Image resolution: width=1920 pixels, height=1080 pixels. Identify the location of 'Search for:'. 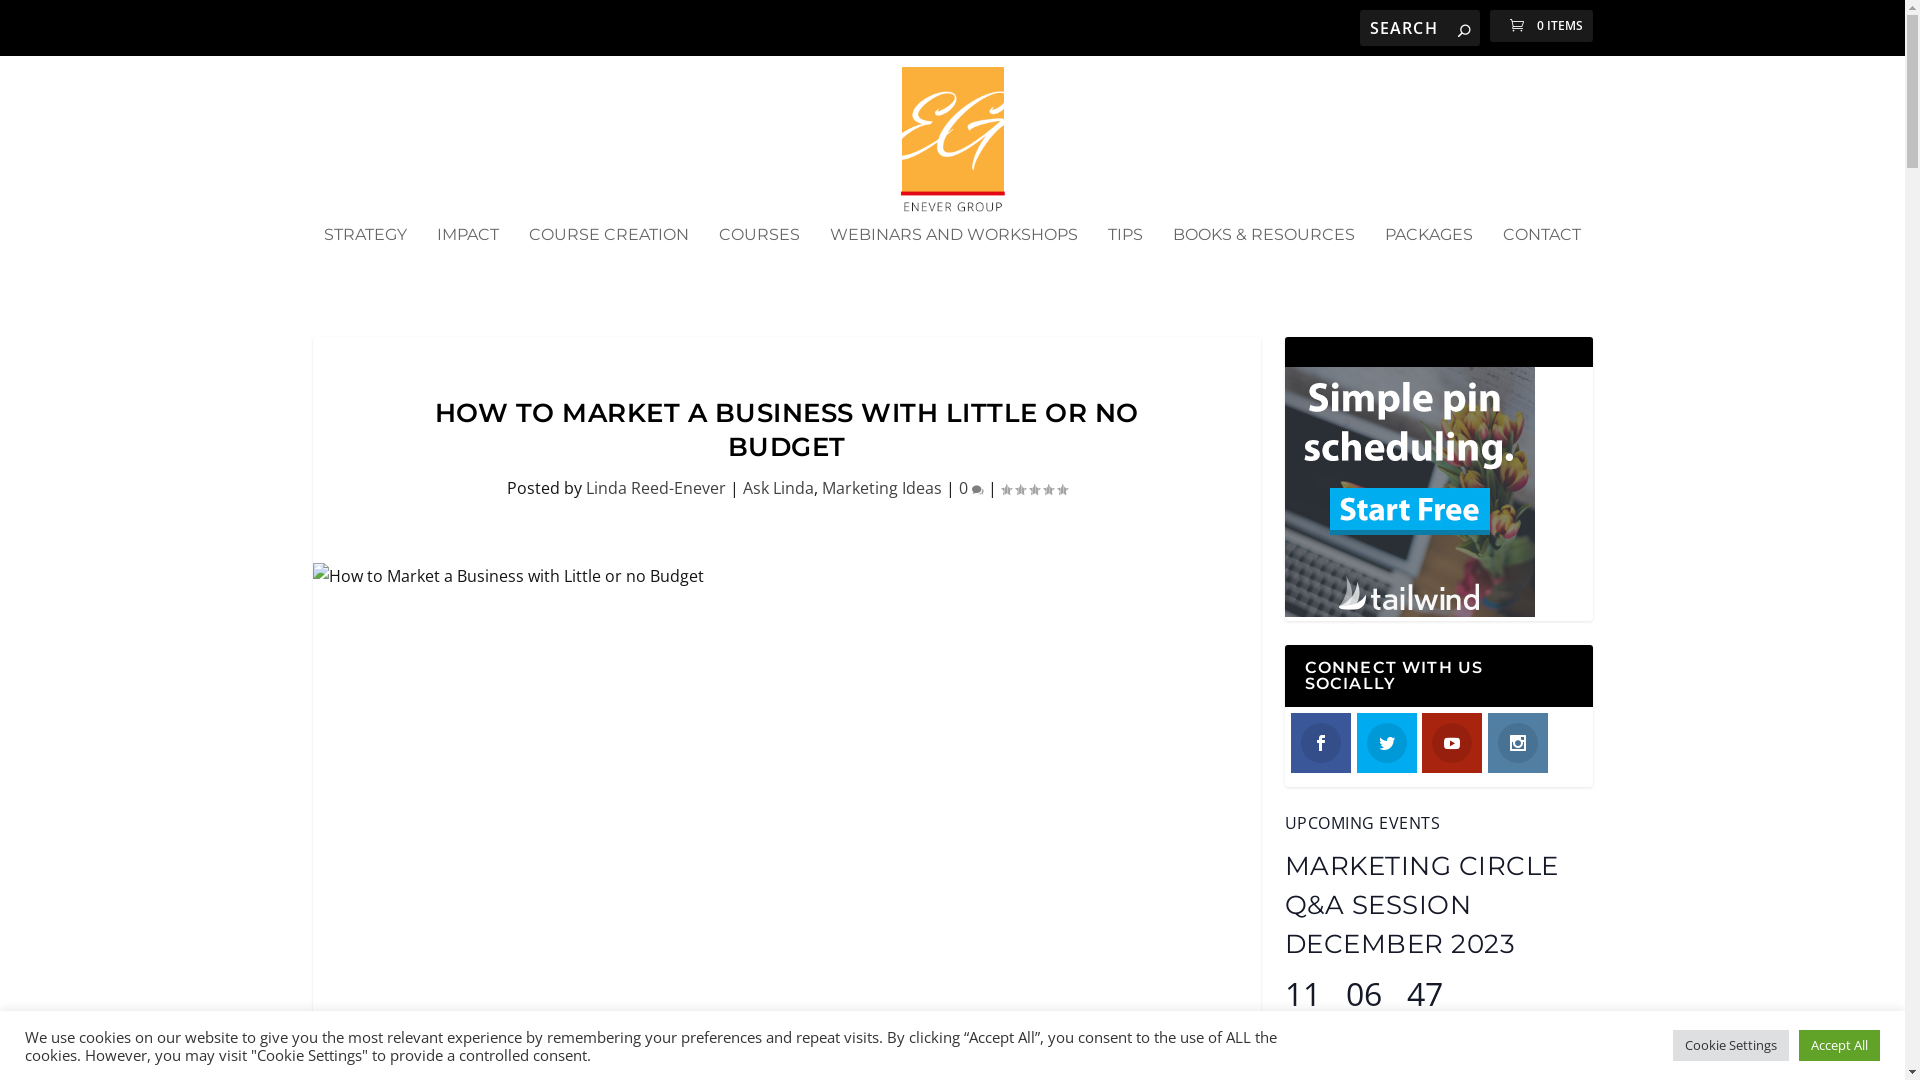
(1419, 27).